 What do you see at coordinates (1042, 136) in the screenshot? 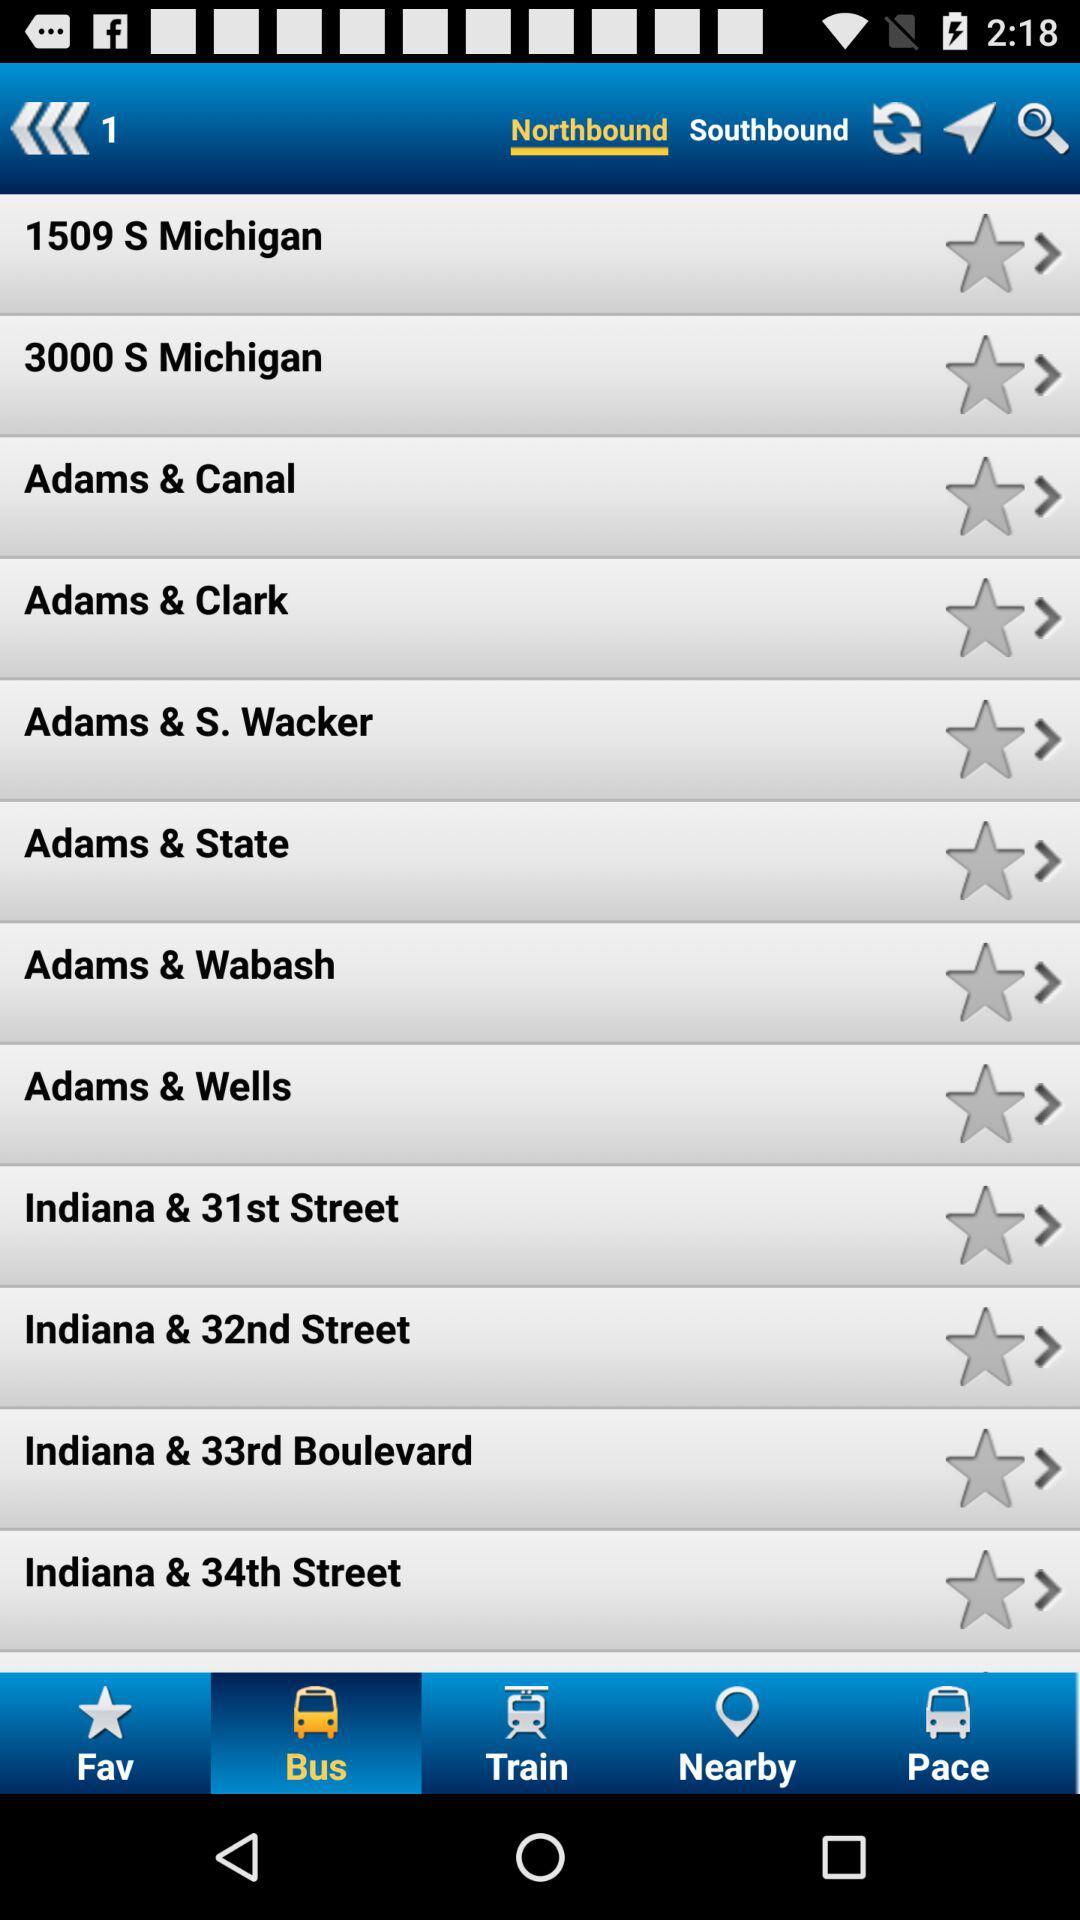
I see `the search icon` at bounding box center [1042, 136].